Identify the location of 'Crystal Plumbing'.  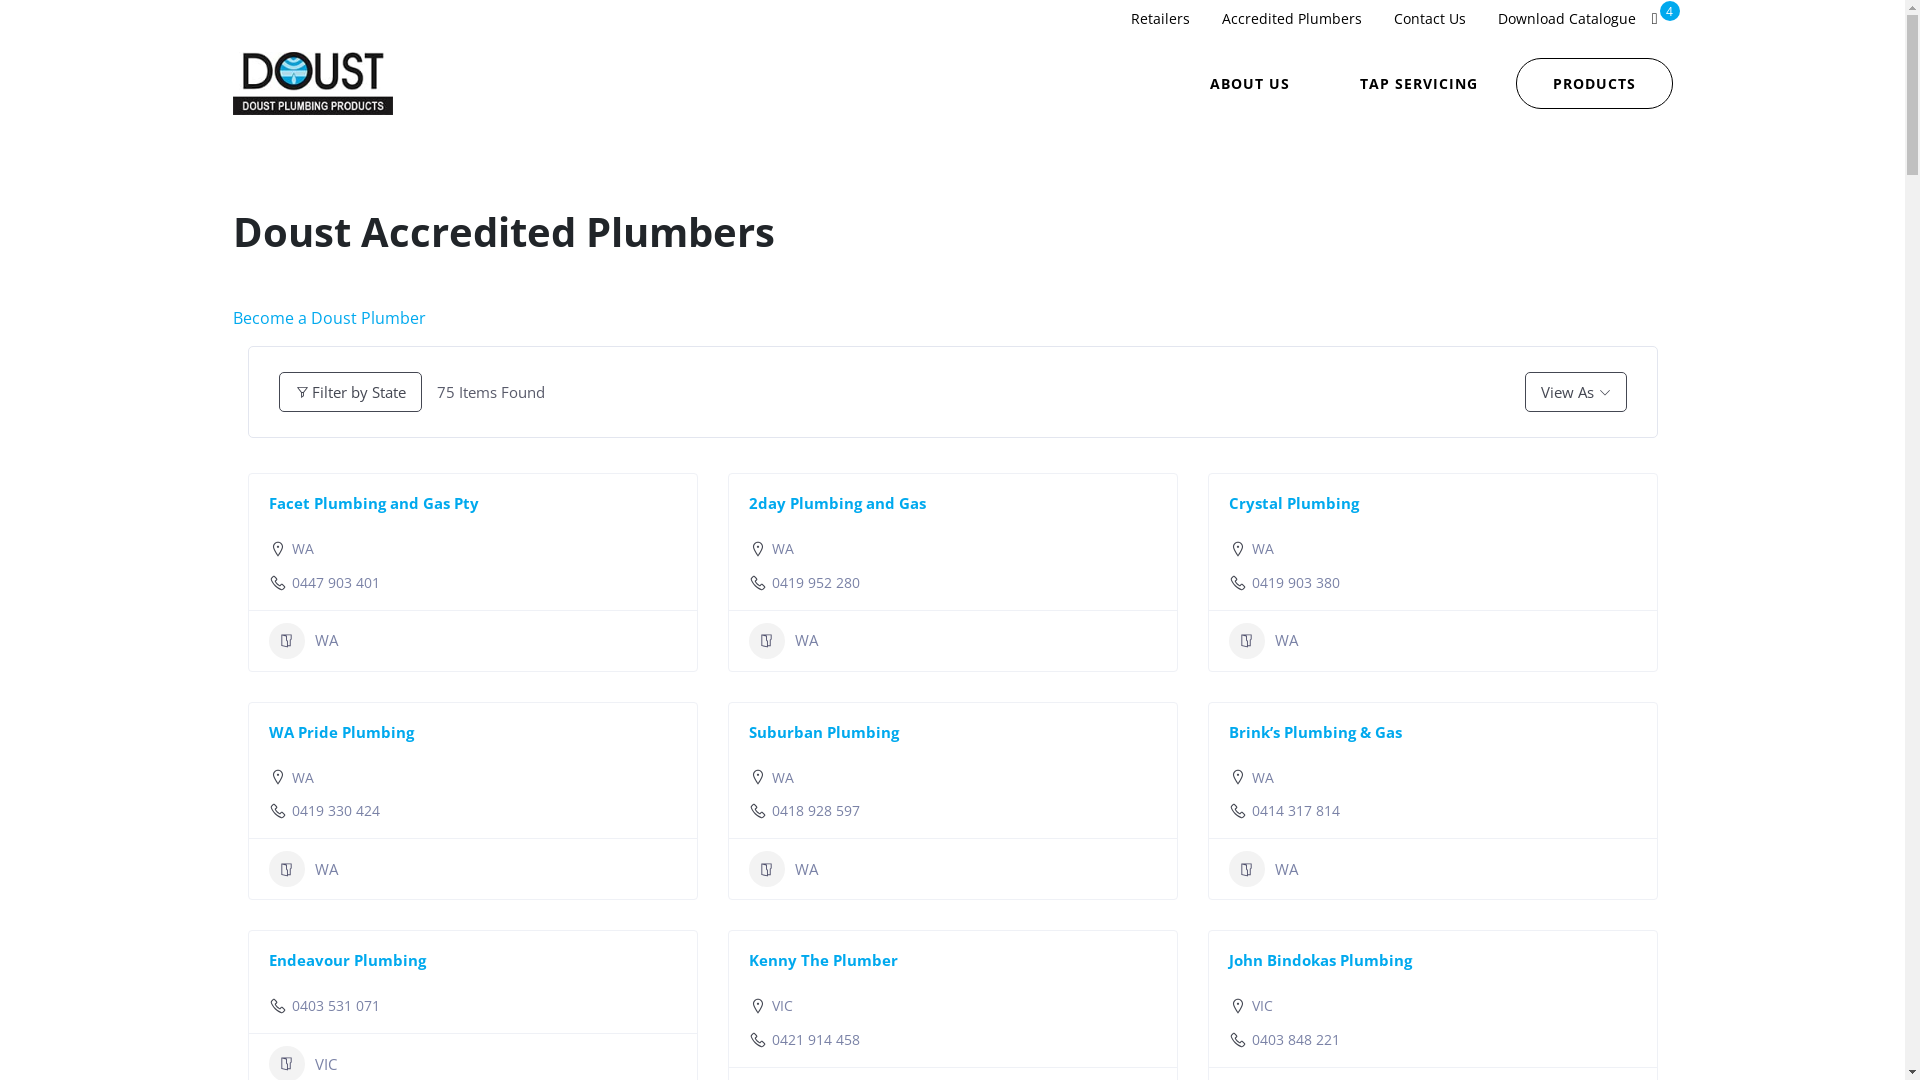
(1292, 501).